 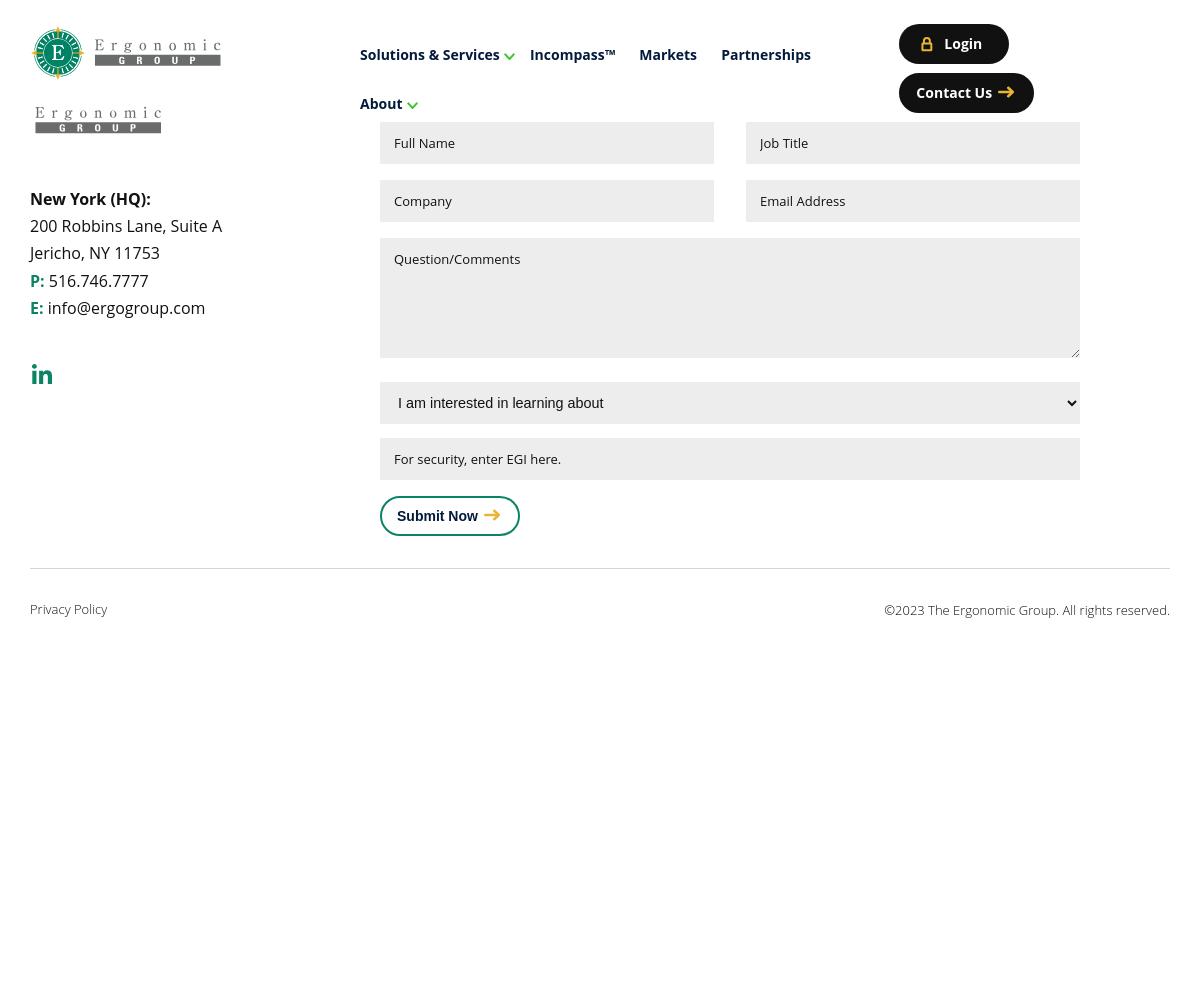 What do you see at coordinates (440, 151) in the screenshot?
I see `'Managed Services'` at bounding box center [440, 151].